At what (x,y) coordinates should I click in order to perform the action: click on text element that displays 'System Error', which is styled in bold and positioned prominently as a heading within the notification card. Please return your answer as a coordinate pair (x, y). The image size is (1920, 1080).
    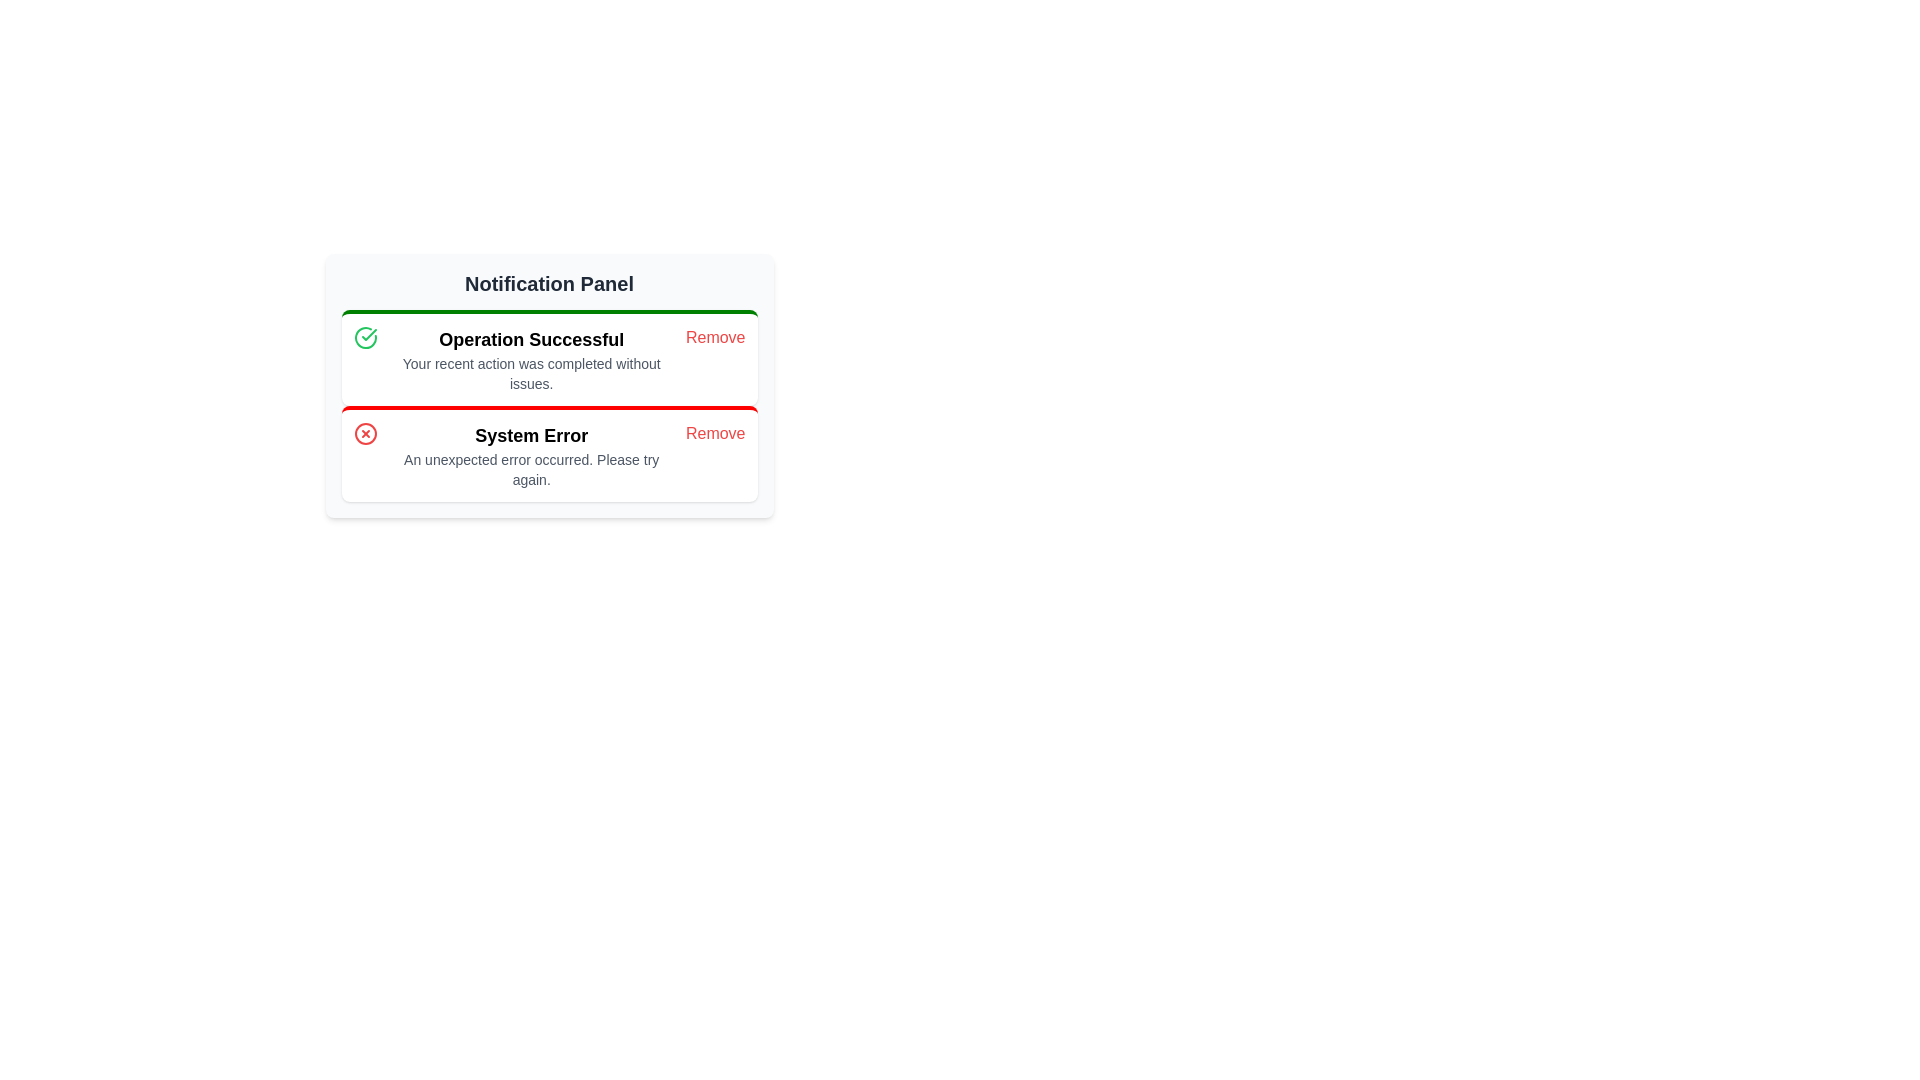
    Looking at the image, I should click on (531, 434).